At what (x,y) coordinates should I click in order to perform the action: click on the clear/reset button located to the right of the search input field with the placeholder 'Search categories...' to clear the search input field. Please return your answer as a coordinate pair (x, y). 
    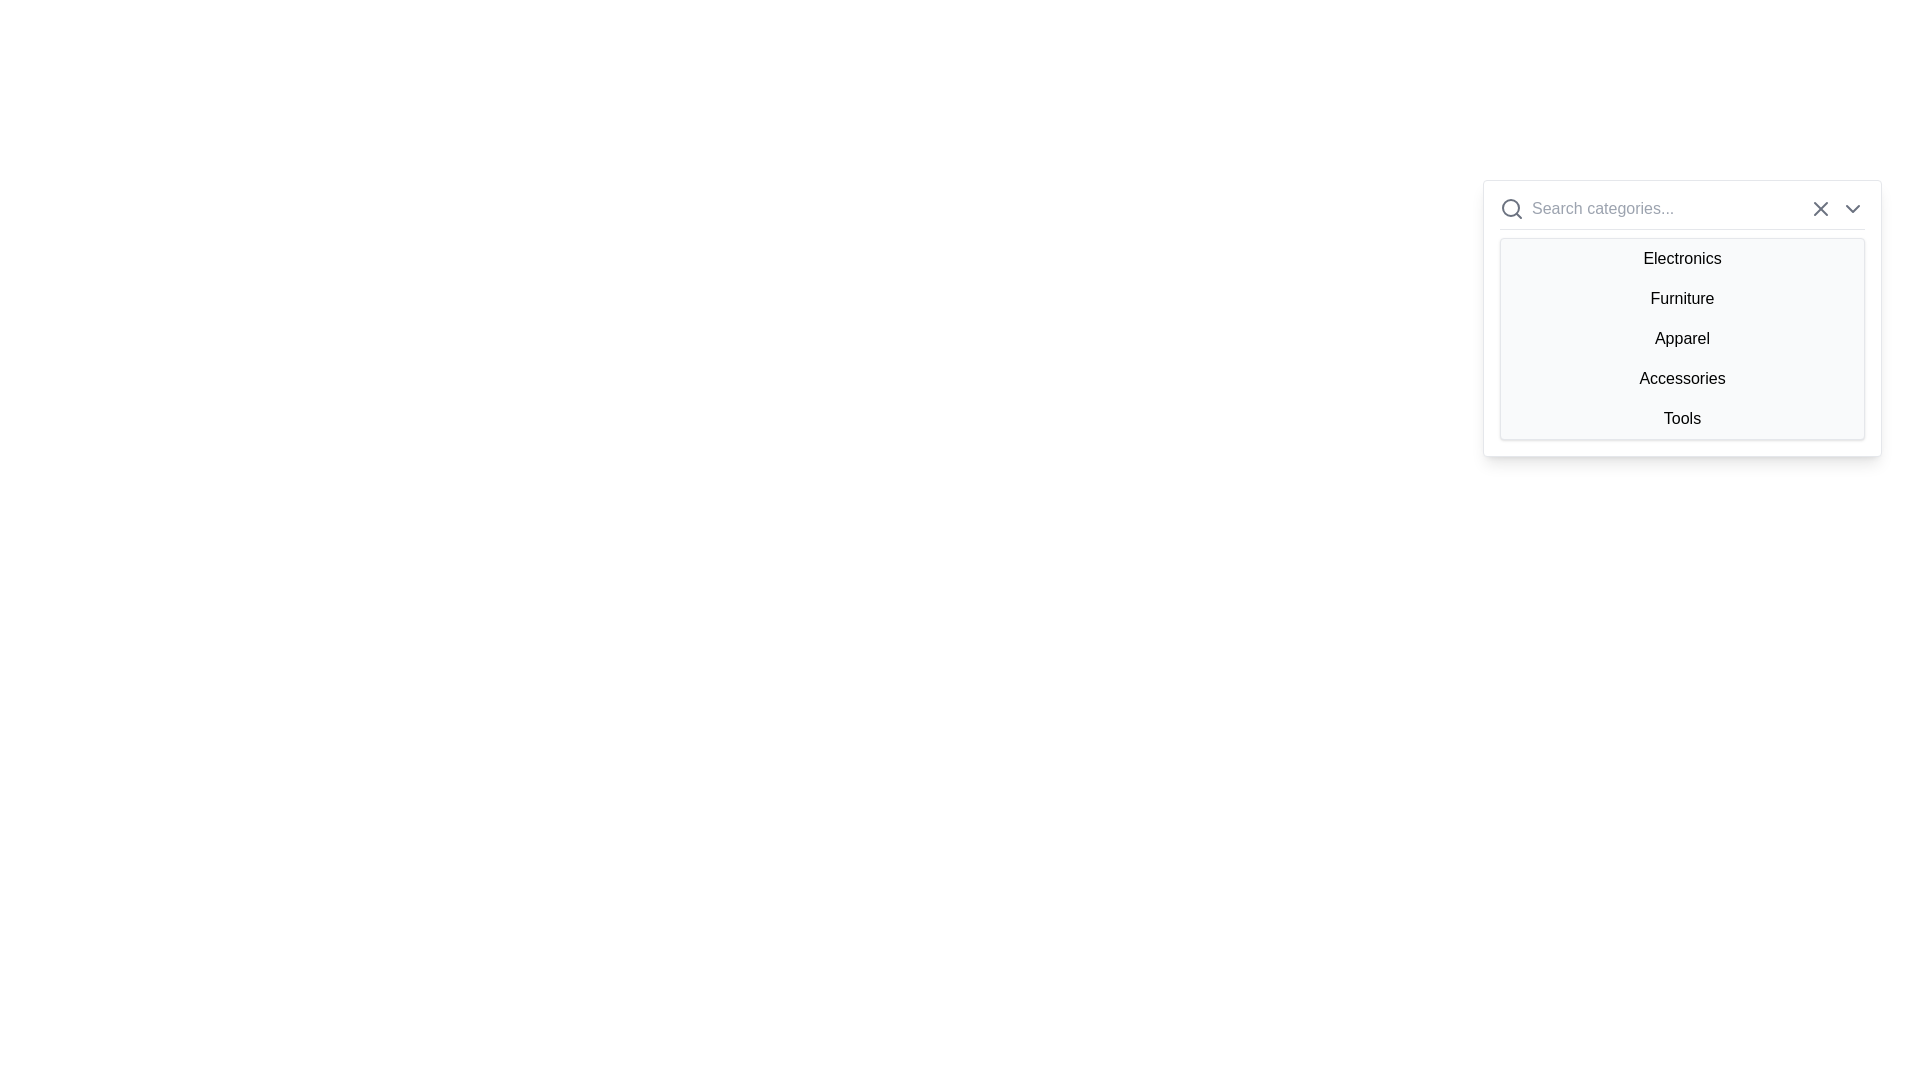
    Looking at the image, I should click on (1820, 208).